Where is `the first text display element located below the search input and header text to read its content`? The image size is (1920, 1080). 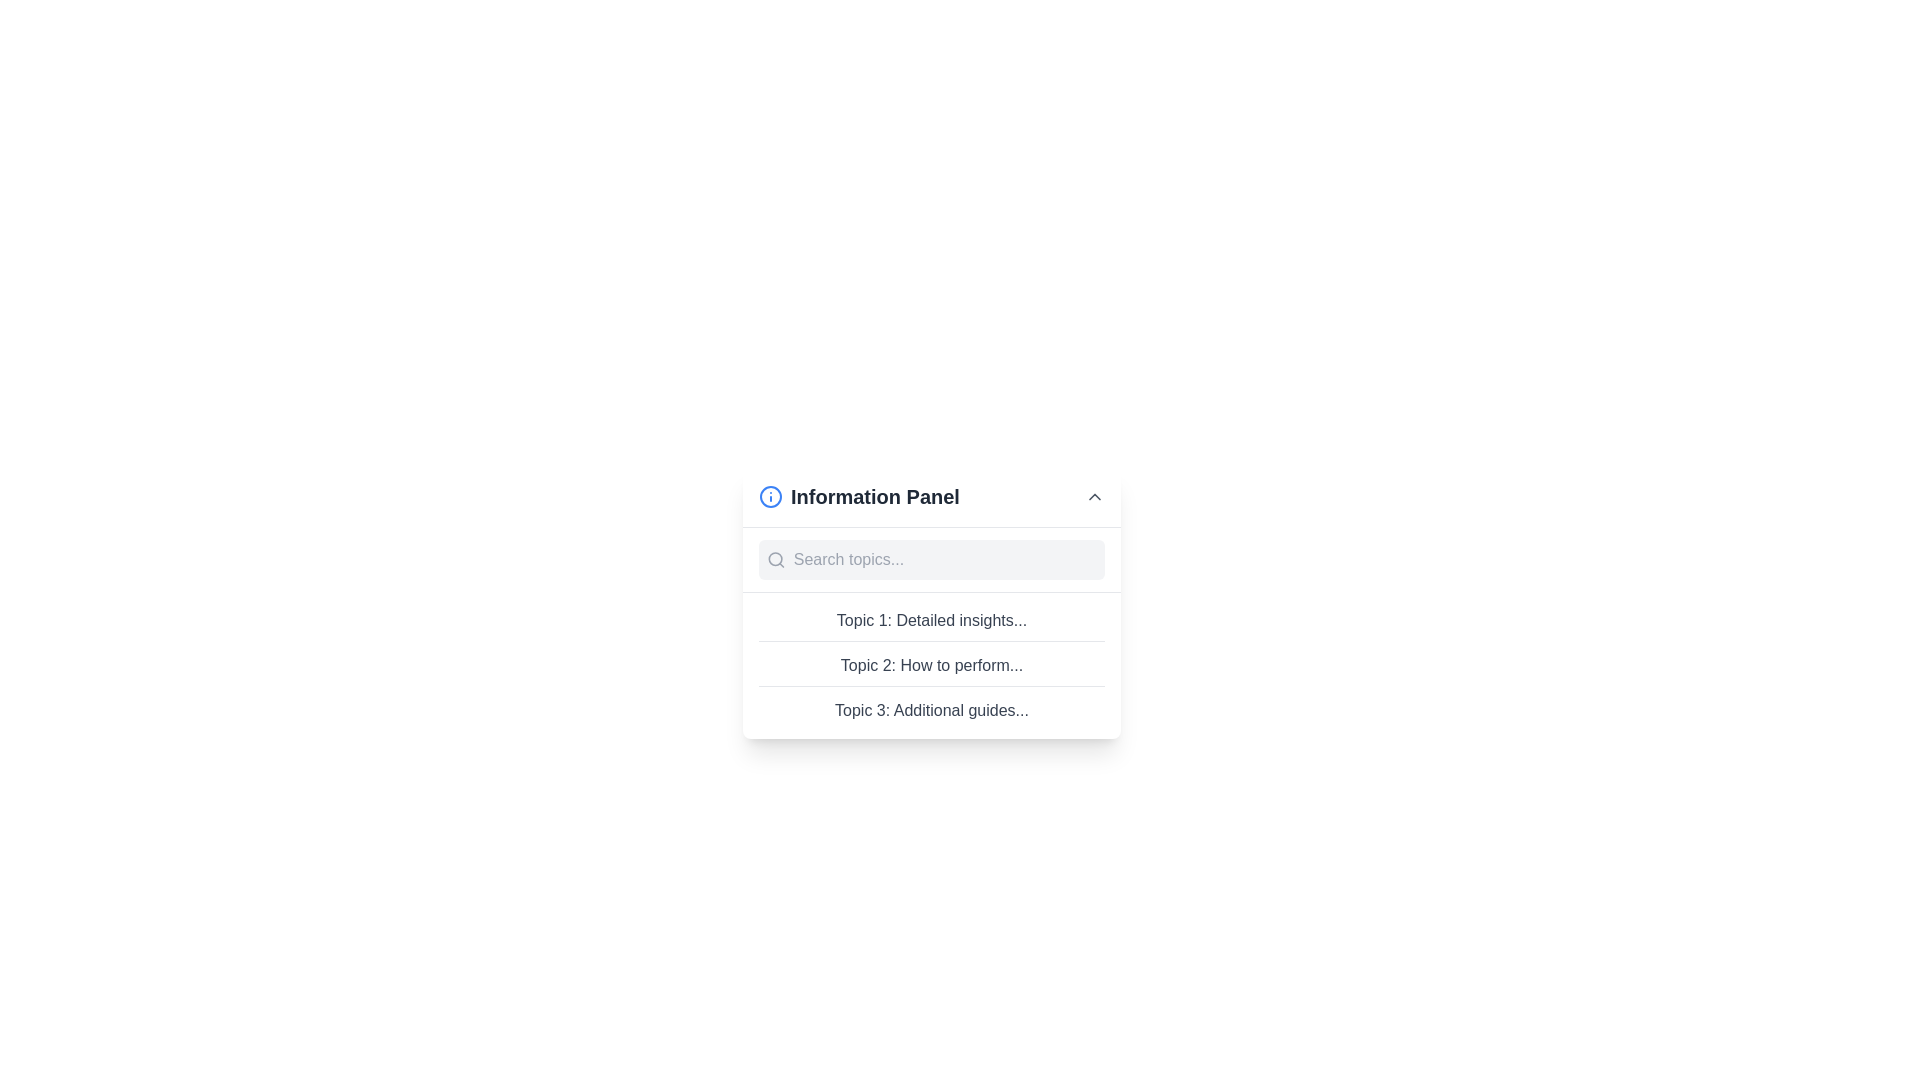
the first text display element located below the search input and header text to read its content is located at coordinates (930, 623).